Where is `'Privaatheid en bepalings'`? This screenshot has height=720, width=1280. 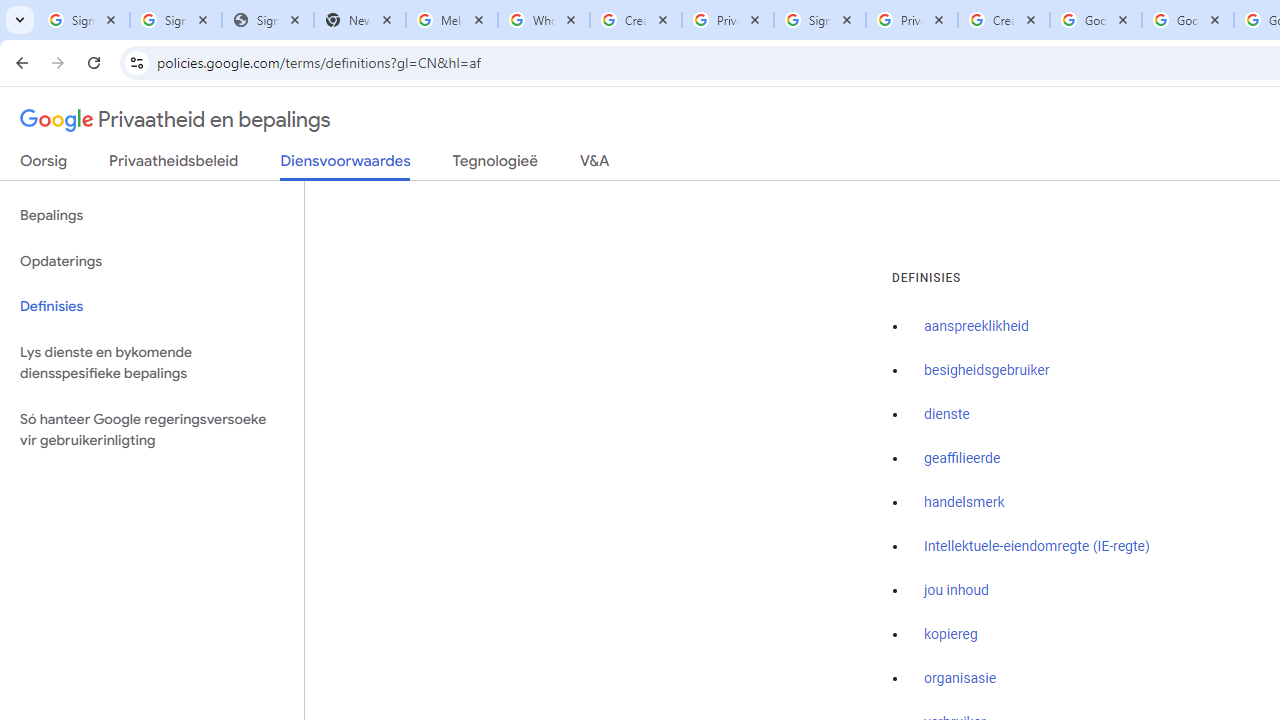
'Privaatheid en bepalings' is located at coordinates (176, 120).